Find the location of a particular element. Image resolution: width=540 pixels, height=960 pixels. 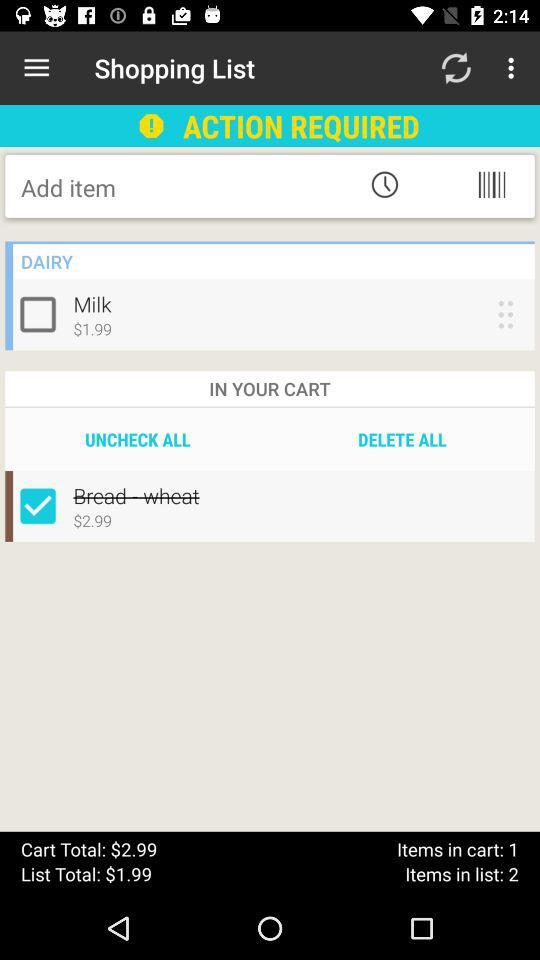

the item to the right of action required icon is located at coordinates (455, 68).